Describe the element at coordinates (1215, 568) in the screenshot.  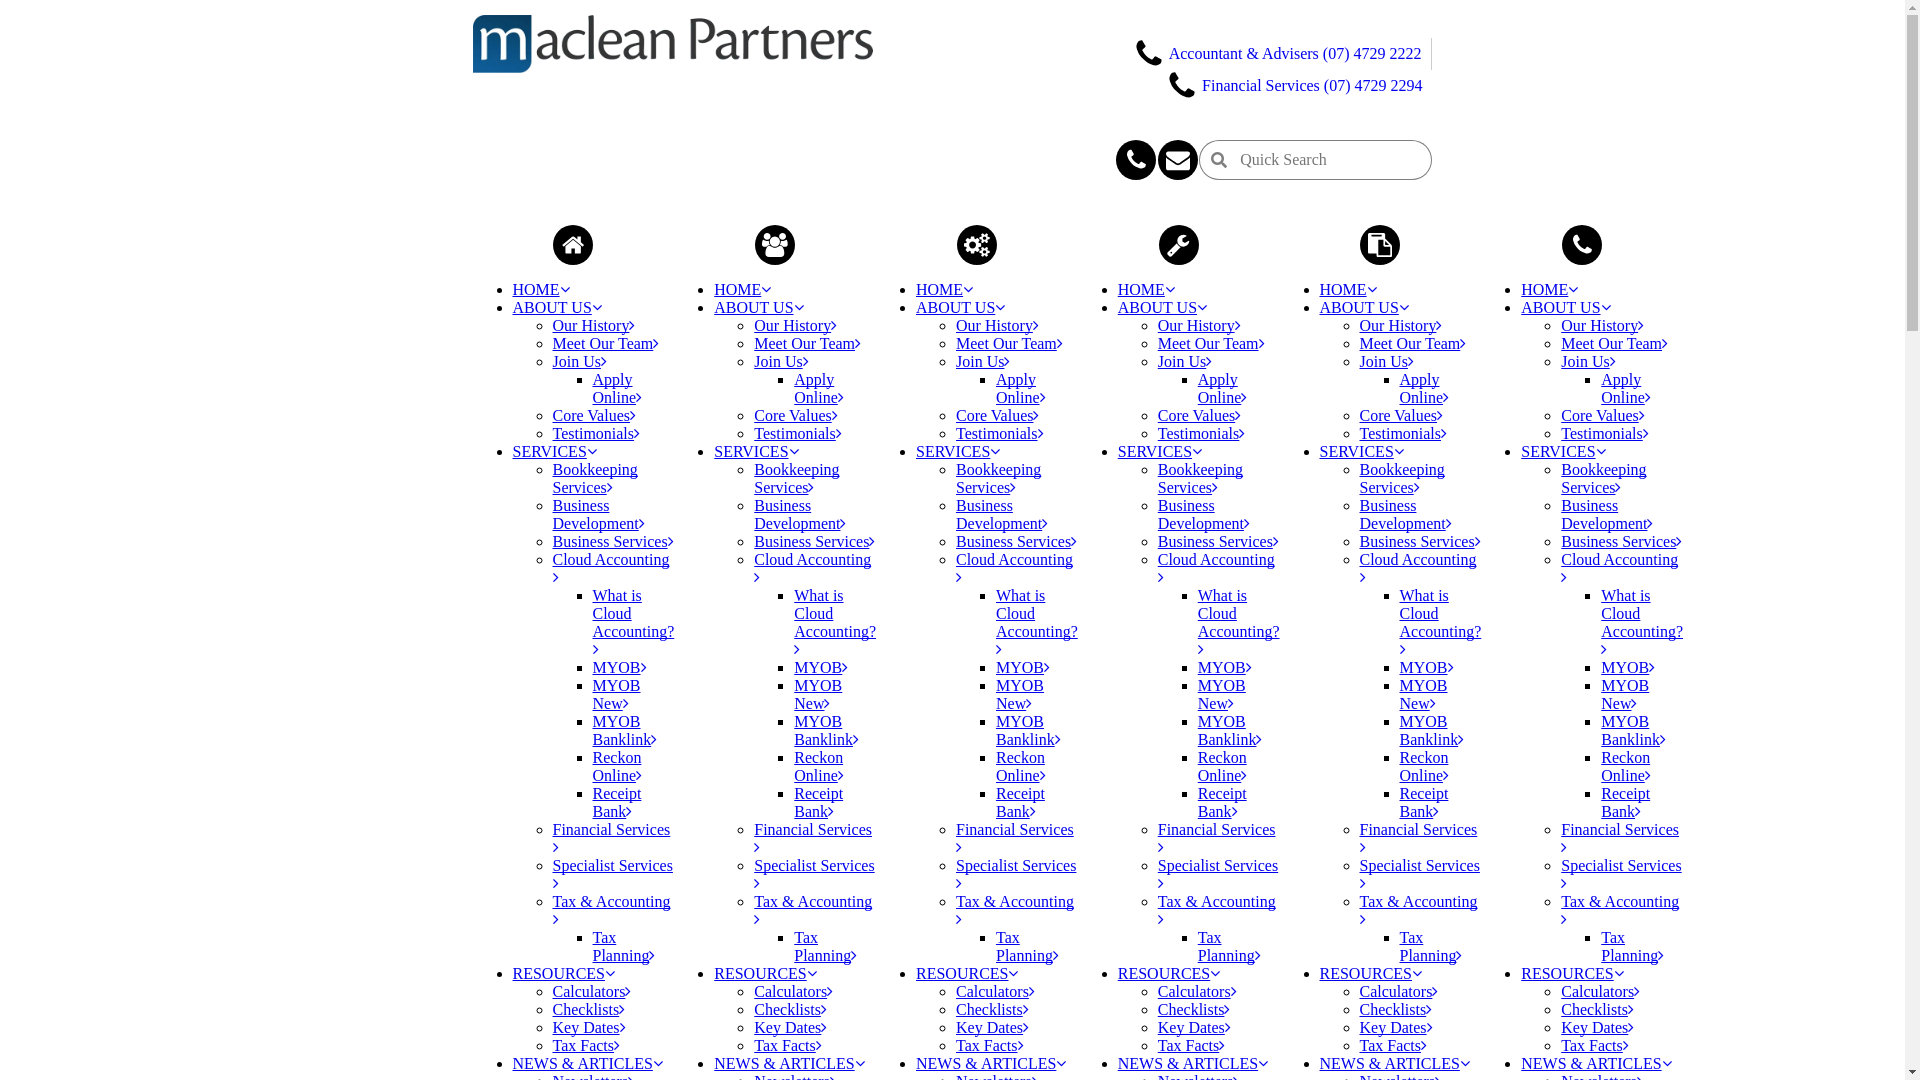
I see `'Cloud Accounting'` at that location.